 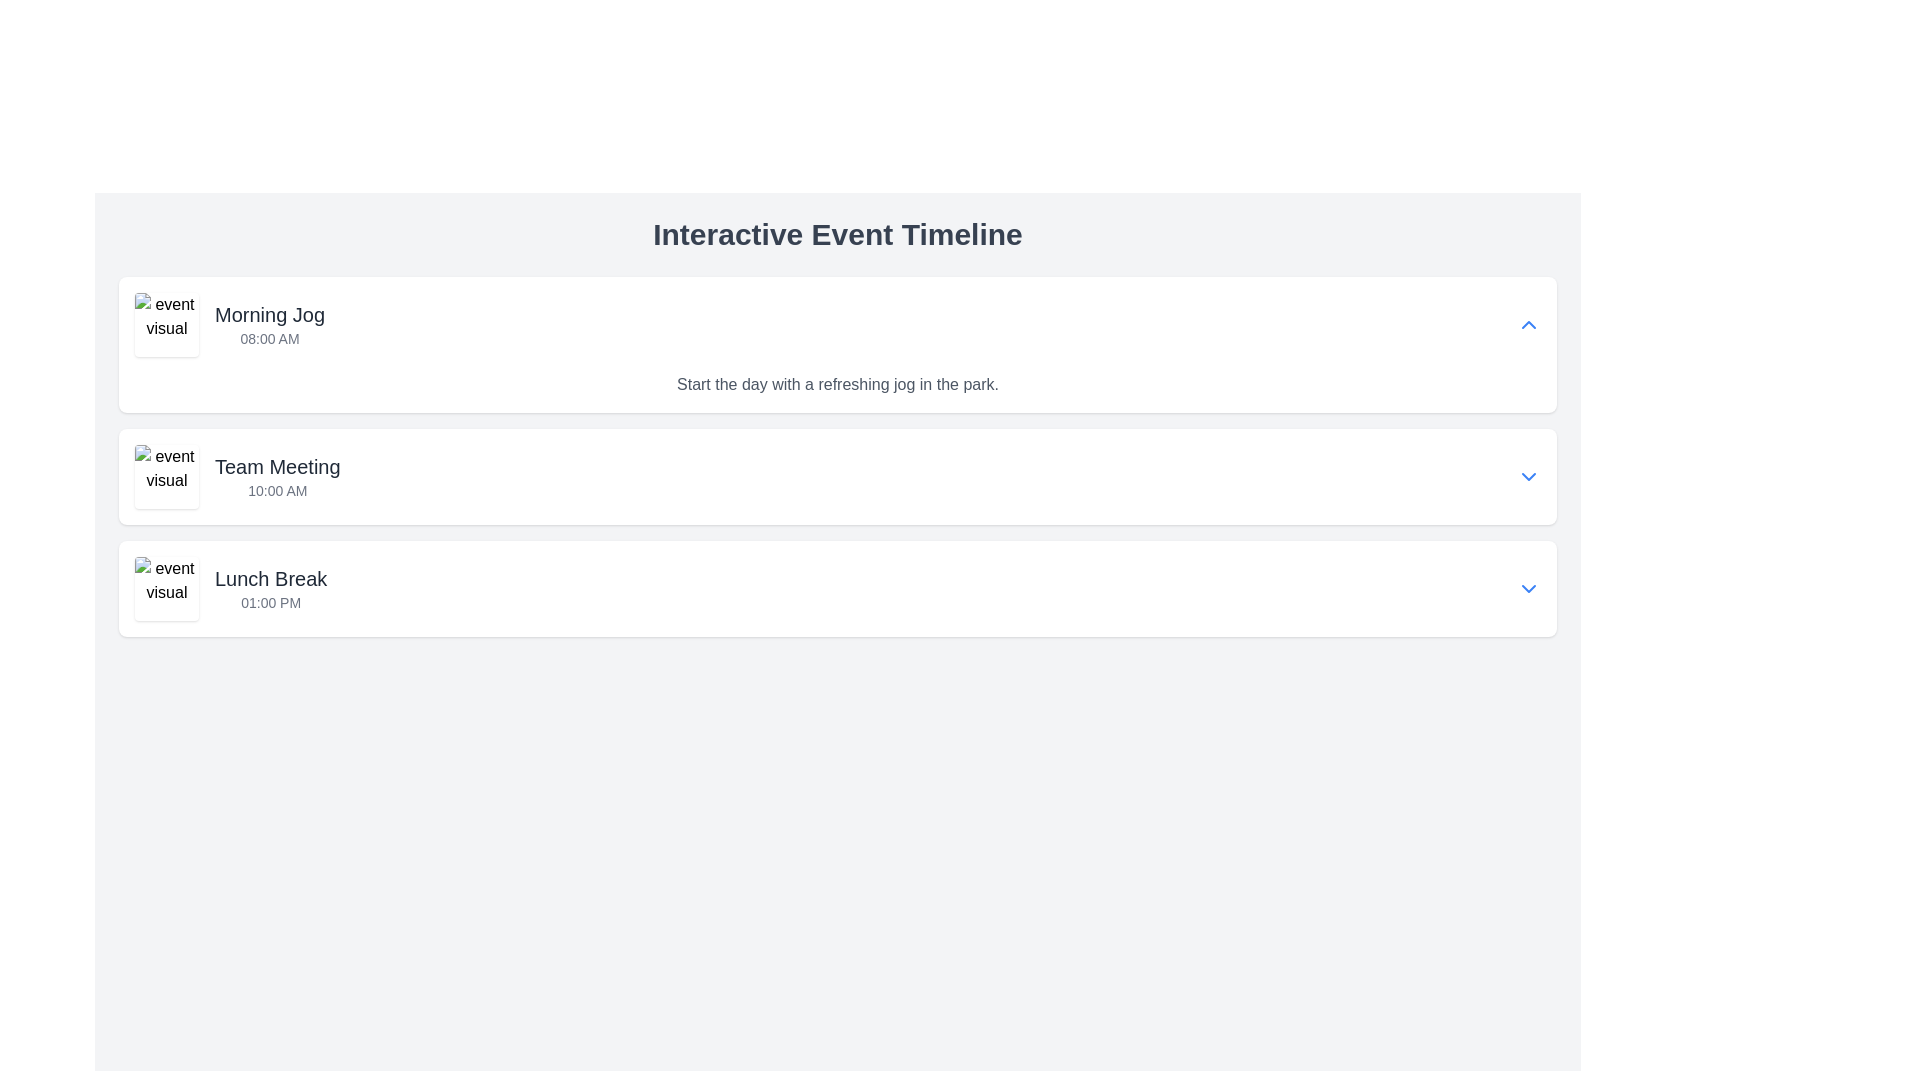 I want to click on text displayed as '10:00 AM' in a small-sized, gray-colored font, located below the title 'Team Meeting', so click(x=276, y=490).